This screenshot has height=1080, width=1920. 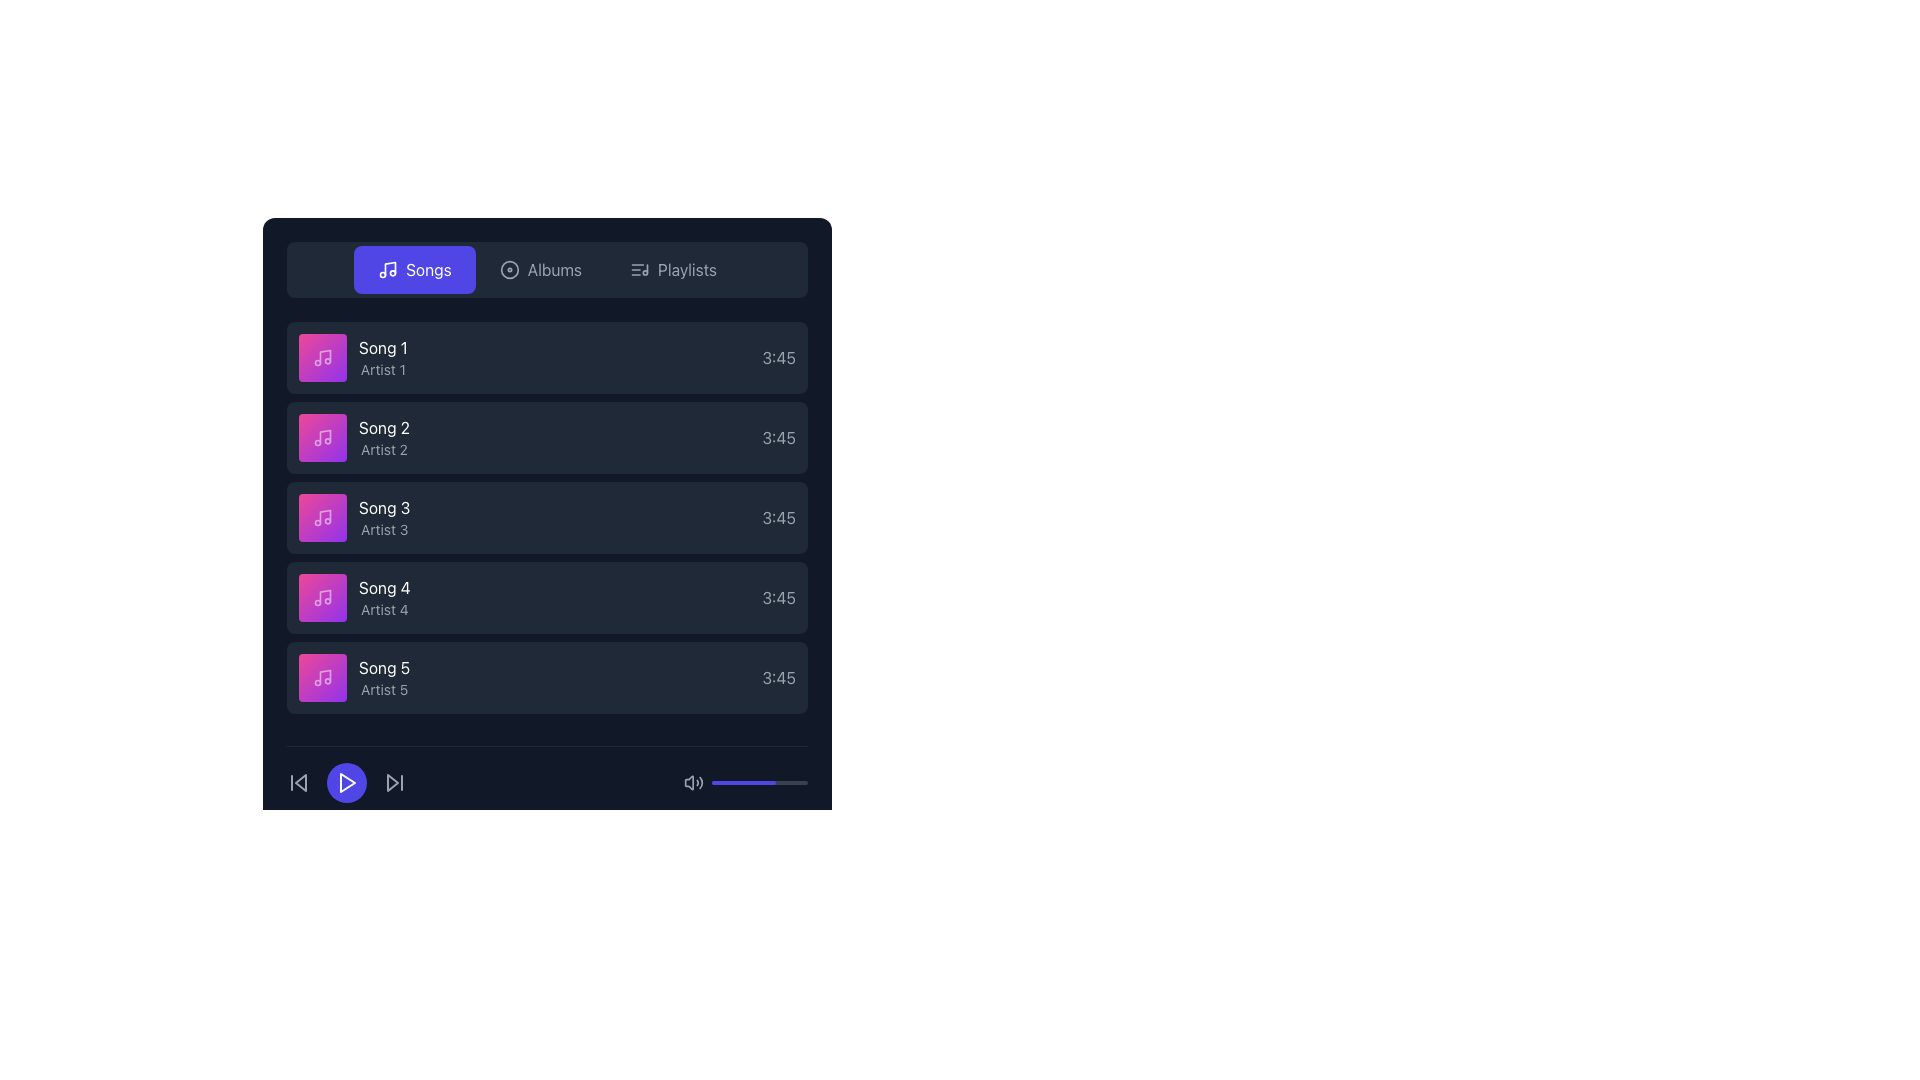 I want to click on the 'Playlists' icon located in the navigation bar, so click(x=638, y=270).